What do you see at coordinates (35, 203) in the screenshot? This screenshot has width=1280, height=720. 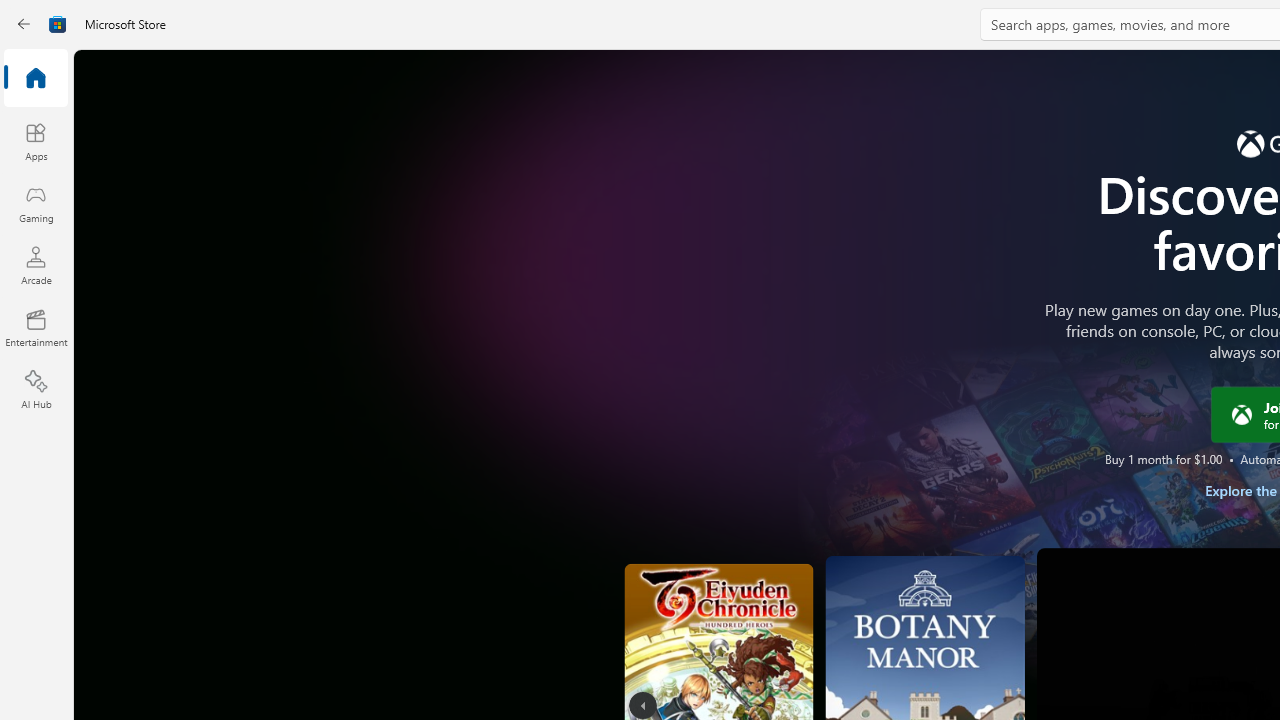 I see `'Gaming'` at bounding box center [35, 203].